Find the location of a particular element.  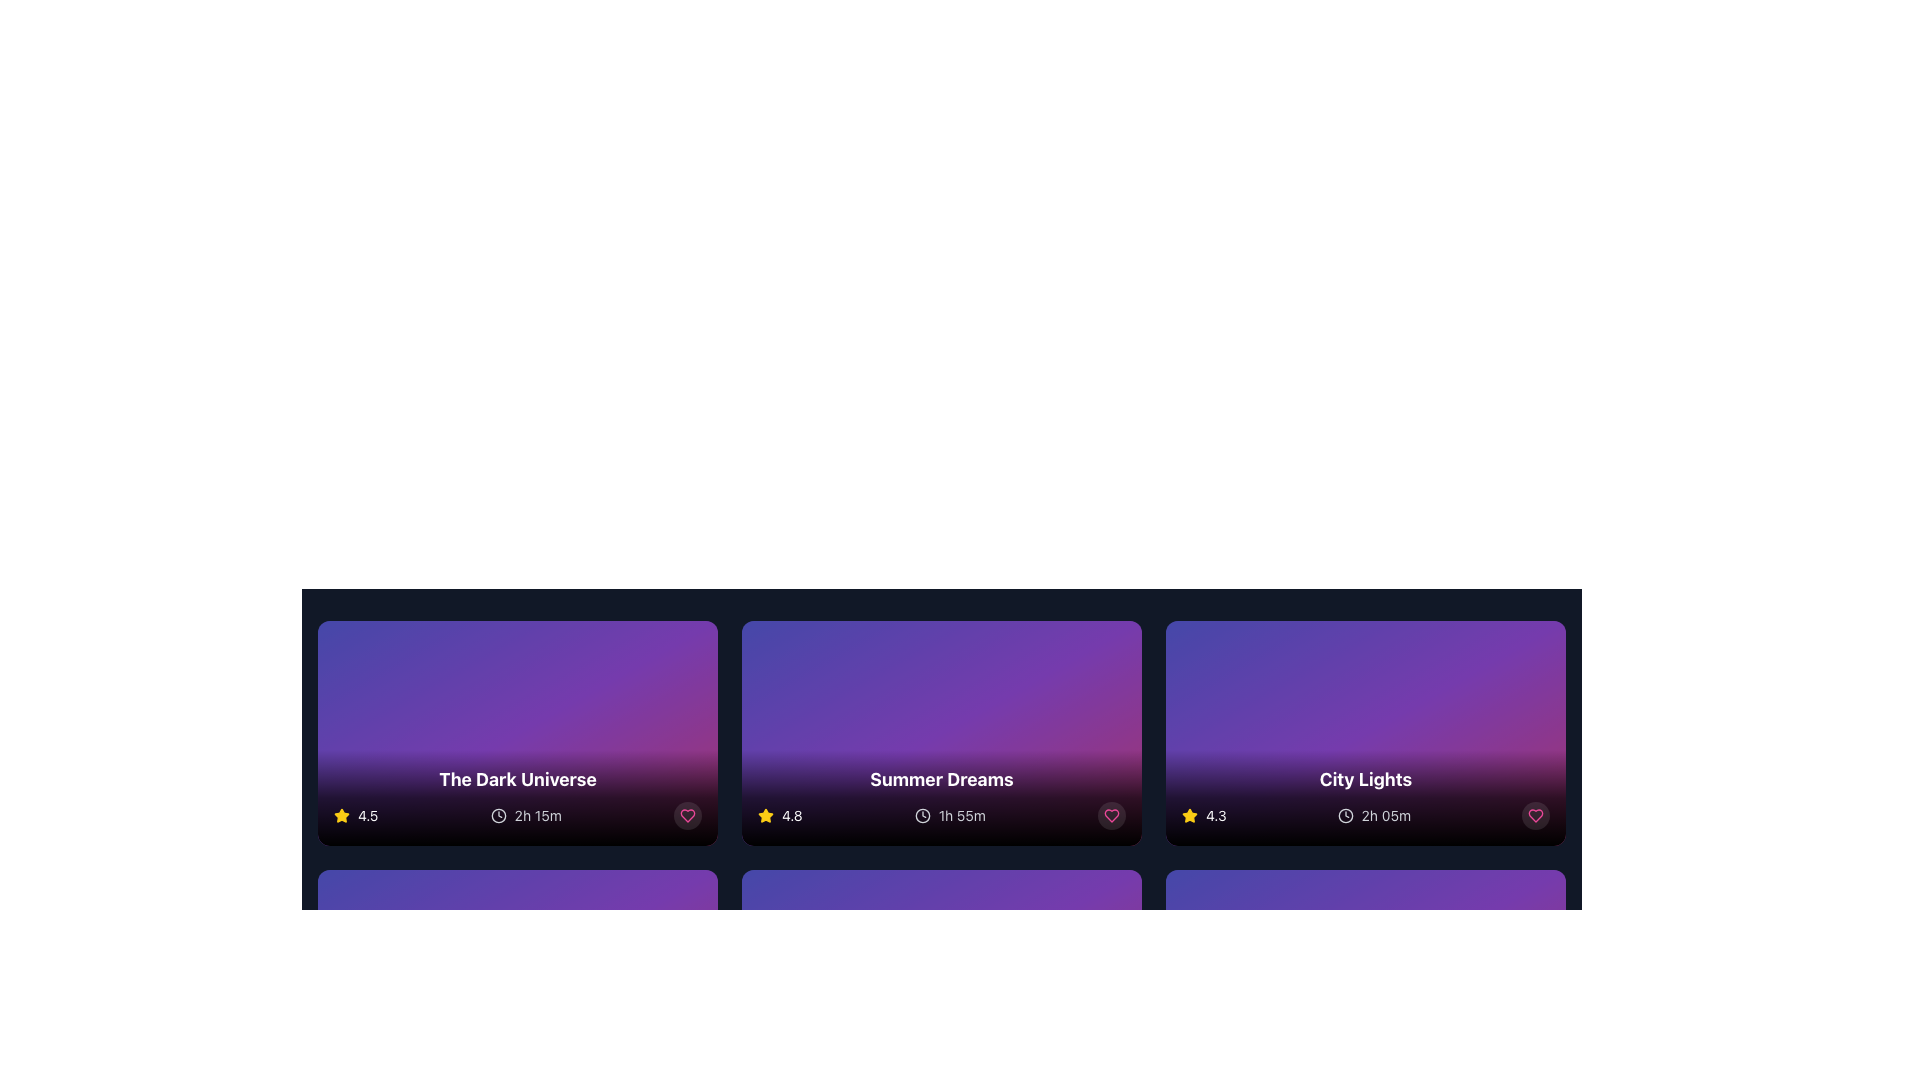

the clock face circle, which is the base element within the SVG clock illustration is located at coordinates (498, 816).